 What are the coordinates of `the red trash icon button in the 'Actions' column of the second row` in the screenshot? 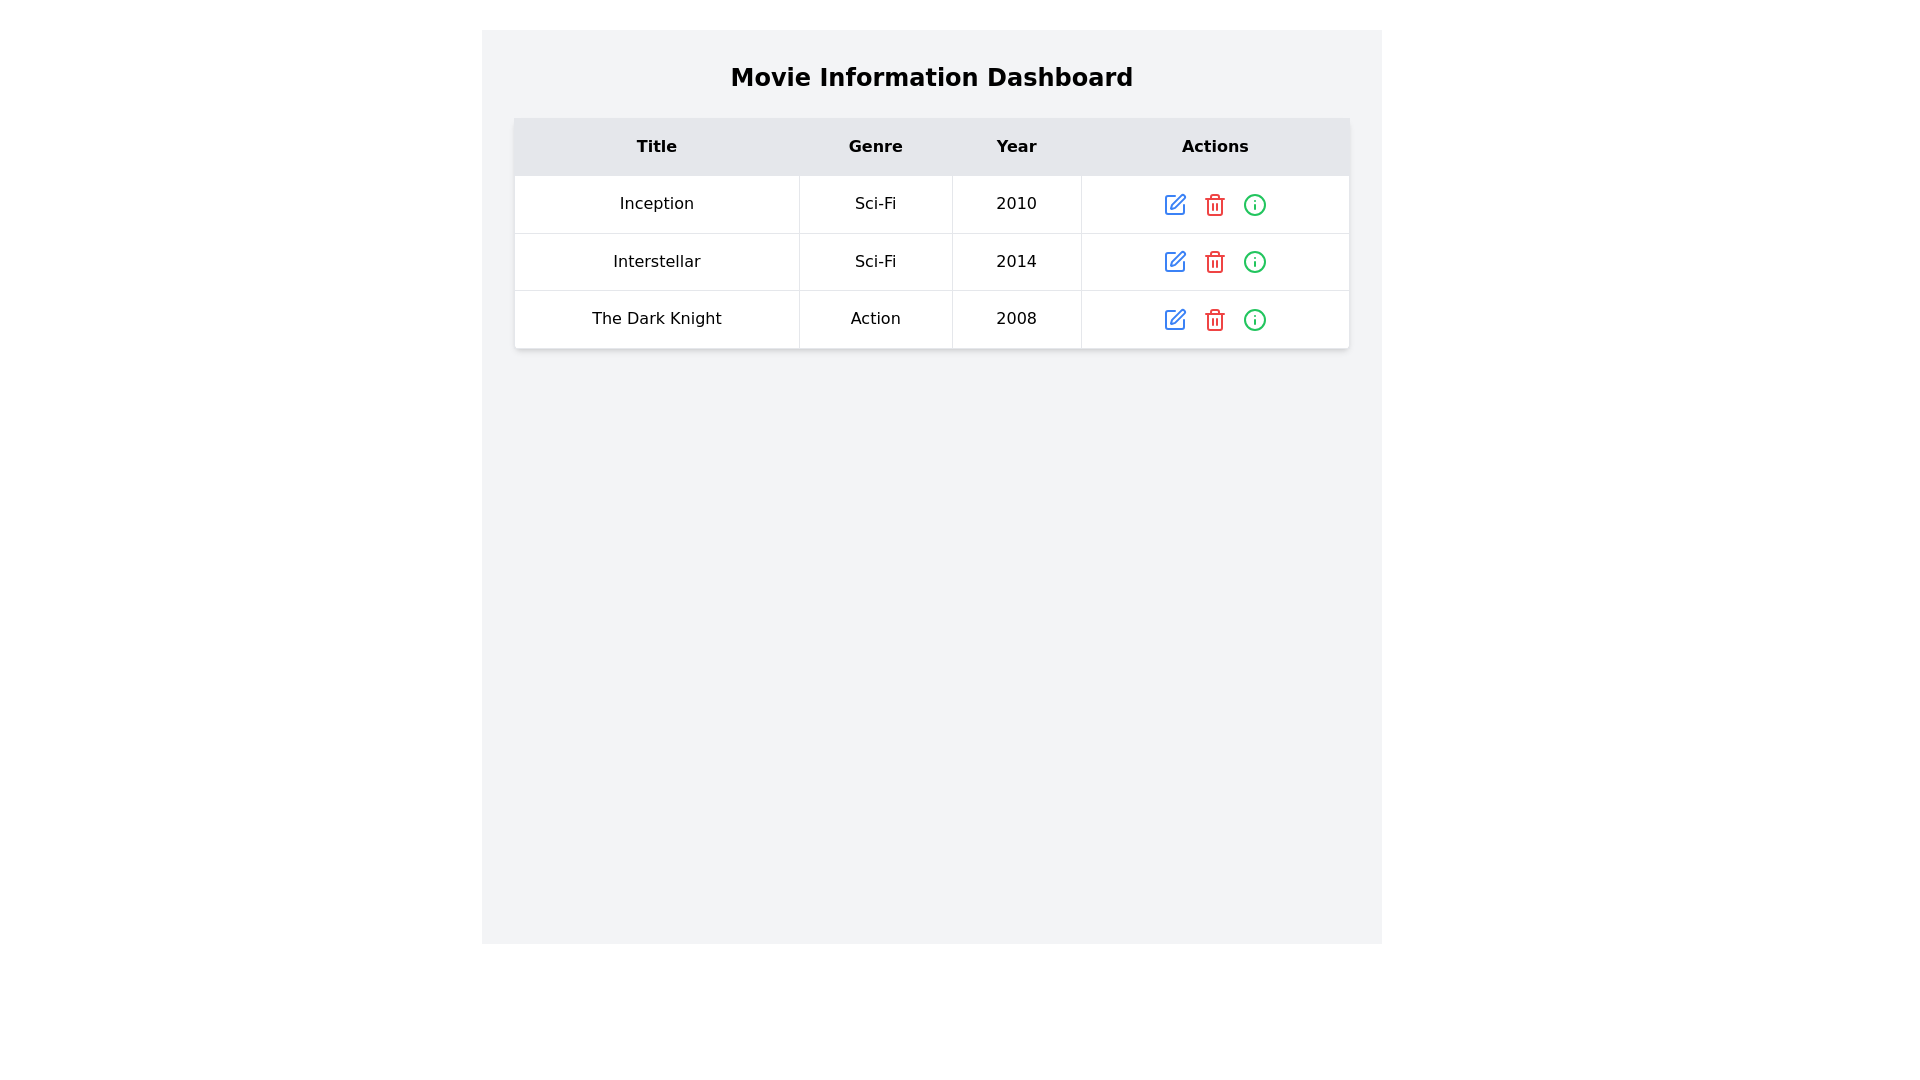 It's located at (1214, 261).